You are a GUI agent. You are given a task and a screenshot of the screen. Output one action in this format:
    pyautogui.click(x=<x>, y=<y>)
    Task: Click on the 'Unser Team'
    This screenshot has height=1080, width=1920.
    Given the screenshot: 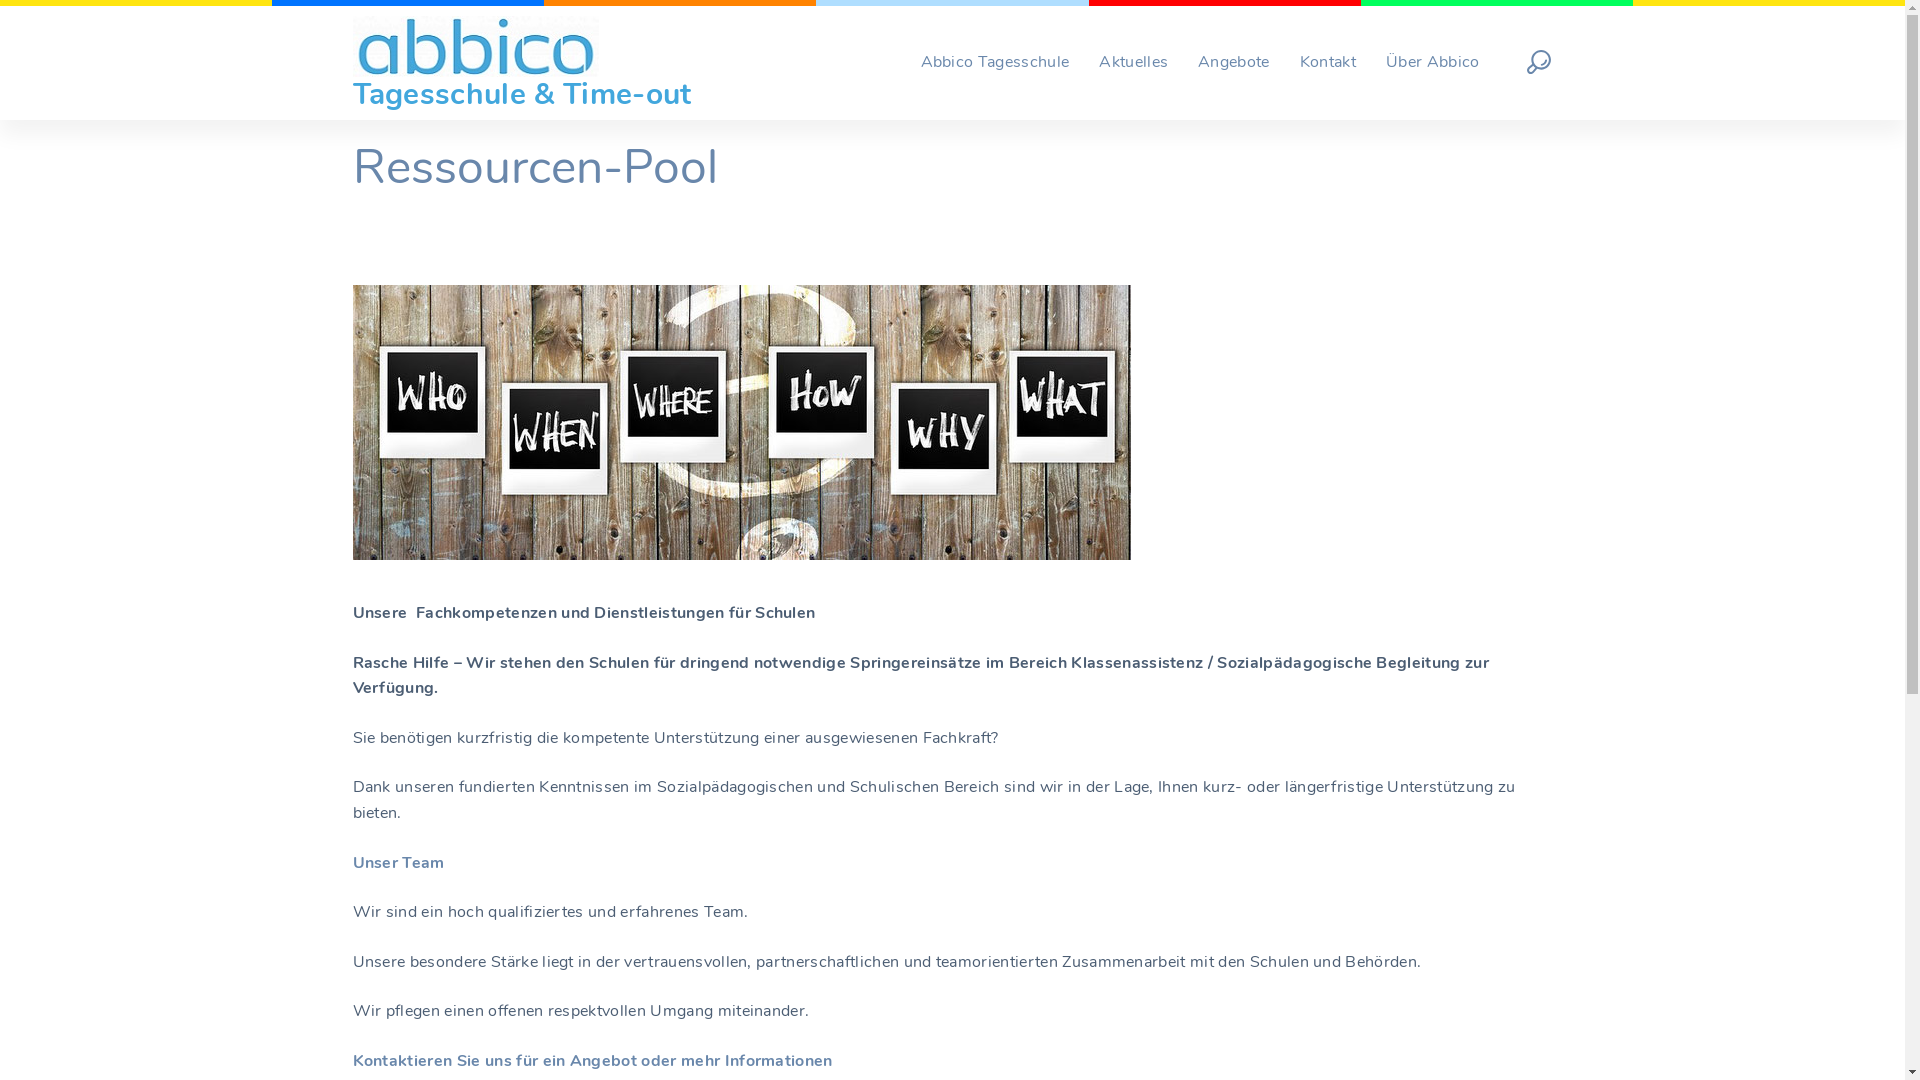 What is the action you would take?
    pyautogui.click(x=398, y=862)
    